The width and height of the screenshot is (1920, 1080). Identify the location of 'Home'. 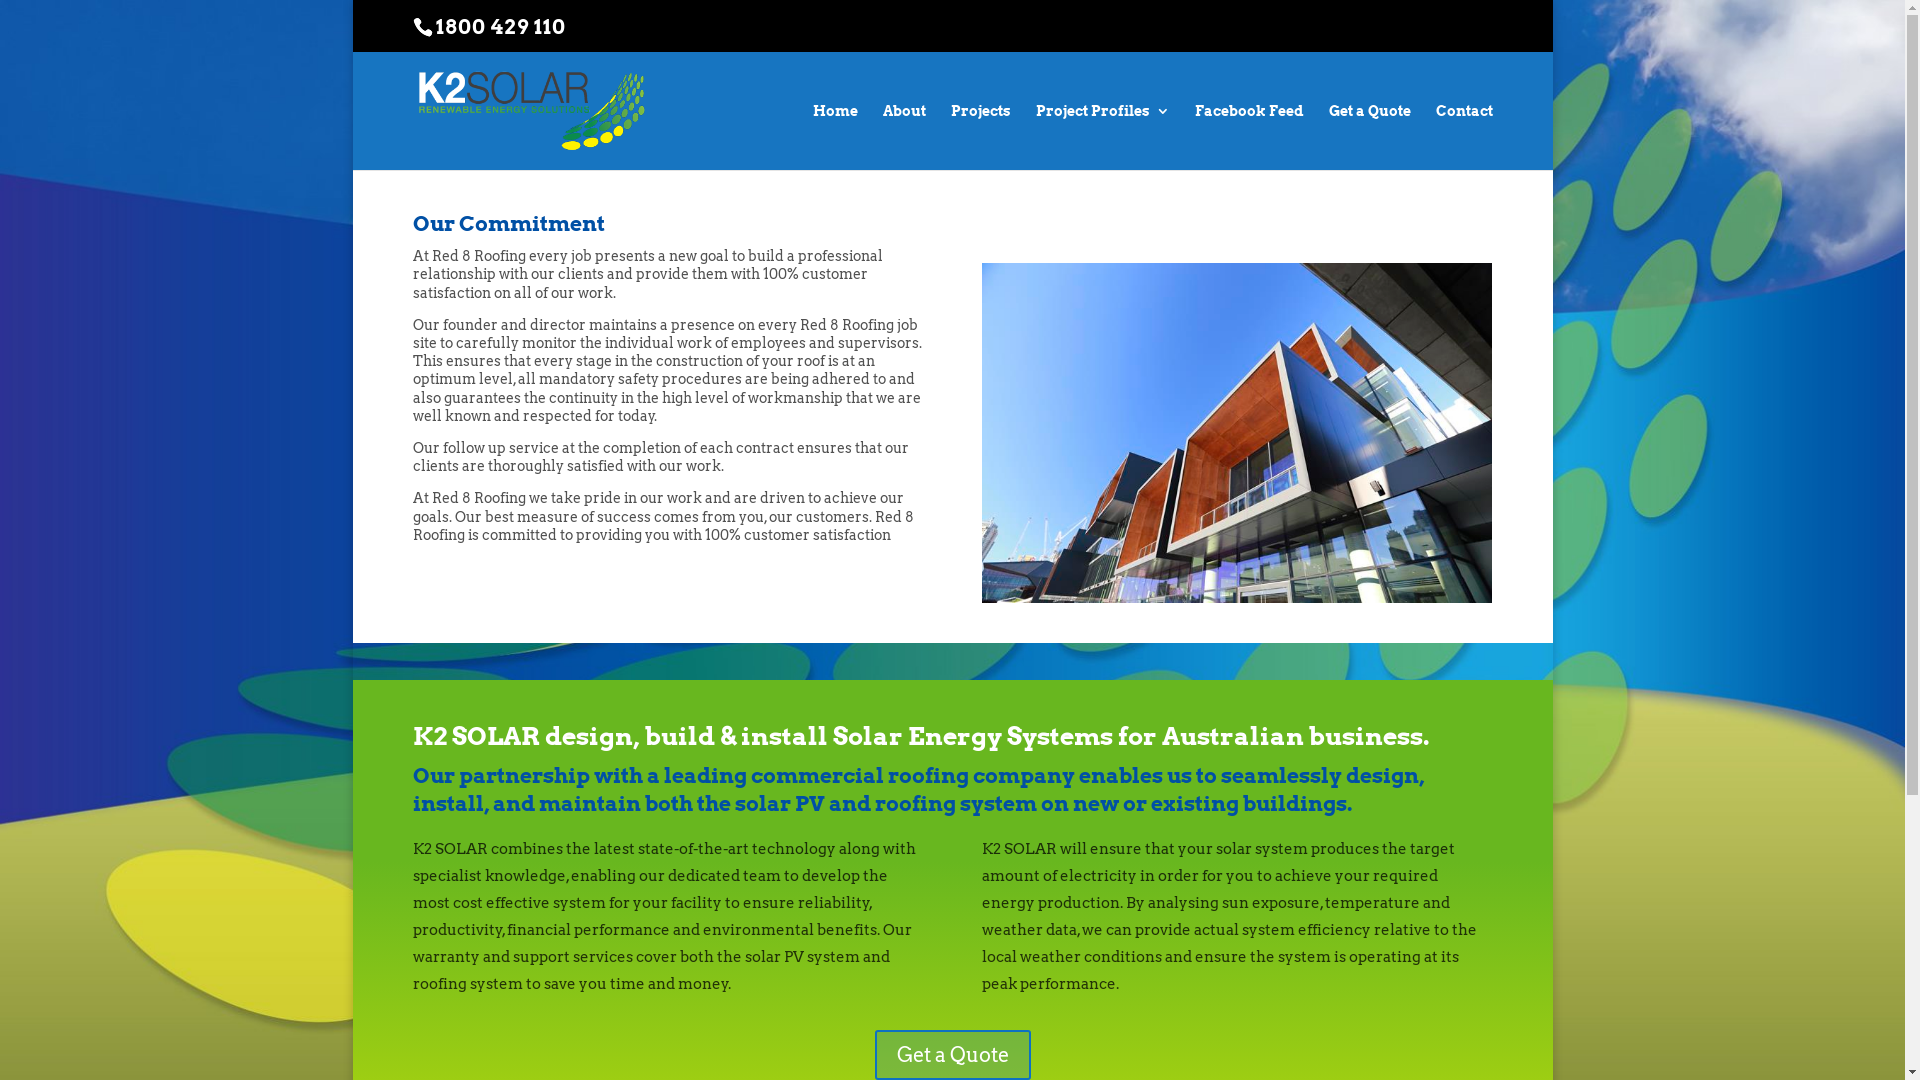
(834, 136).